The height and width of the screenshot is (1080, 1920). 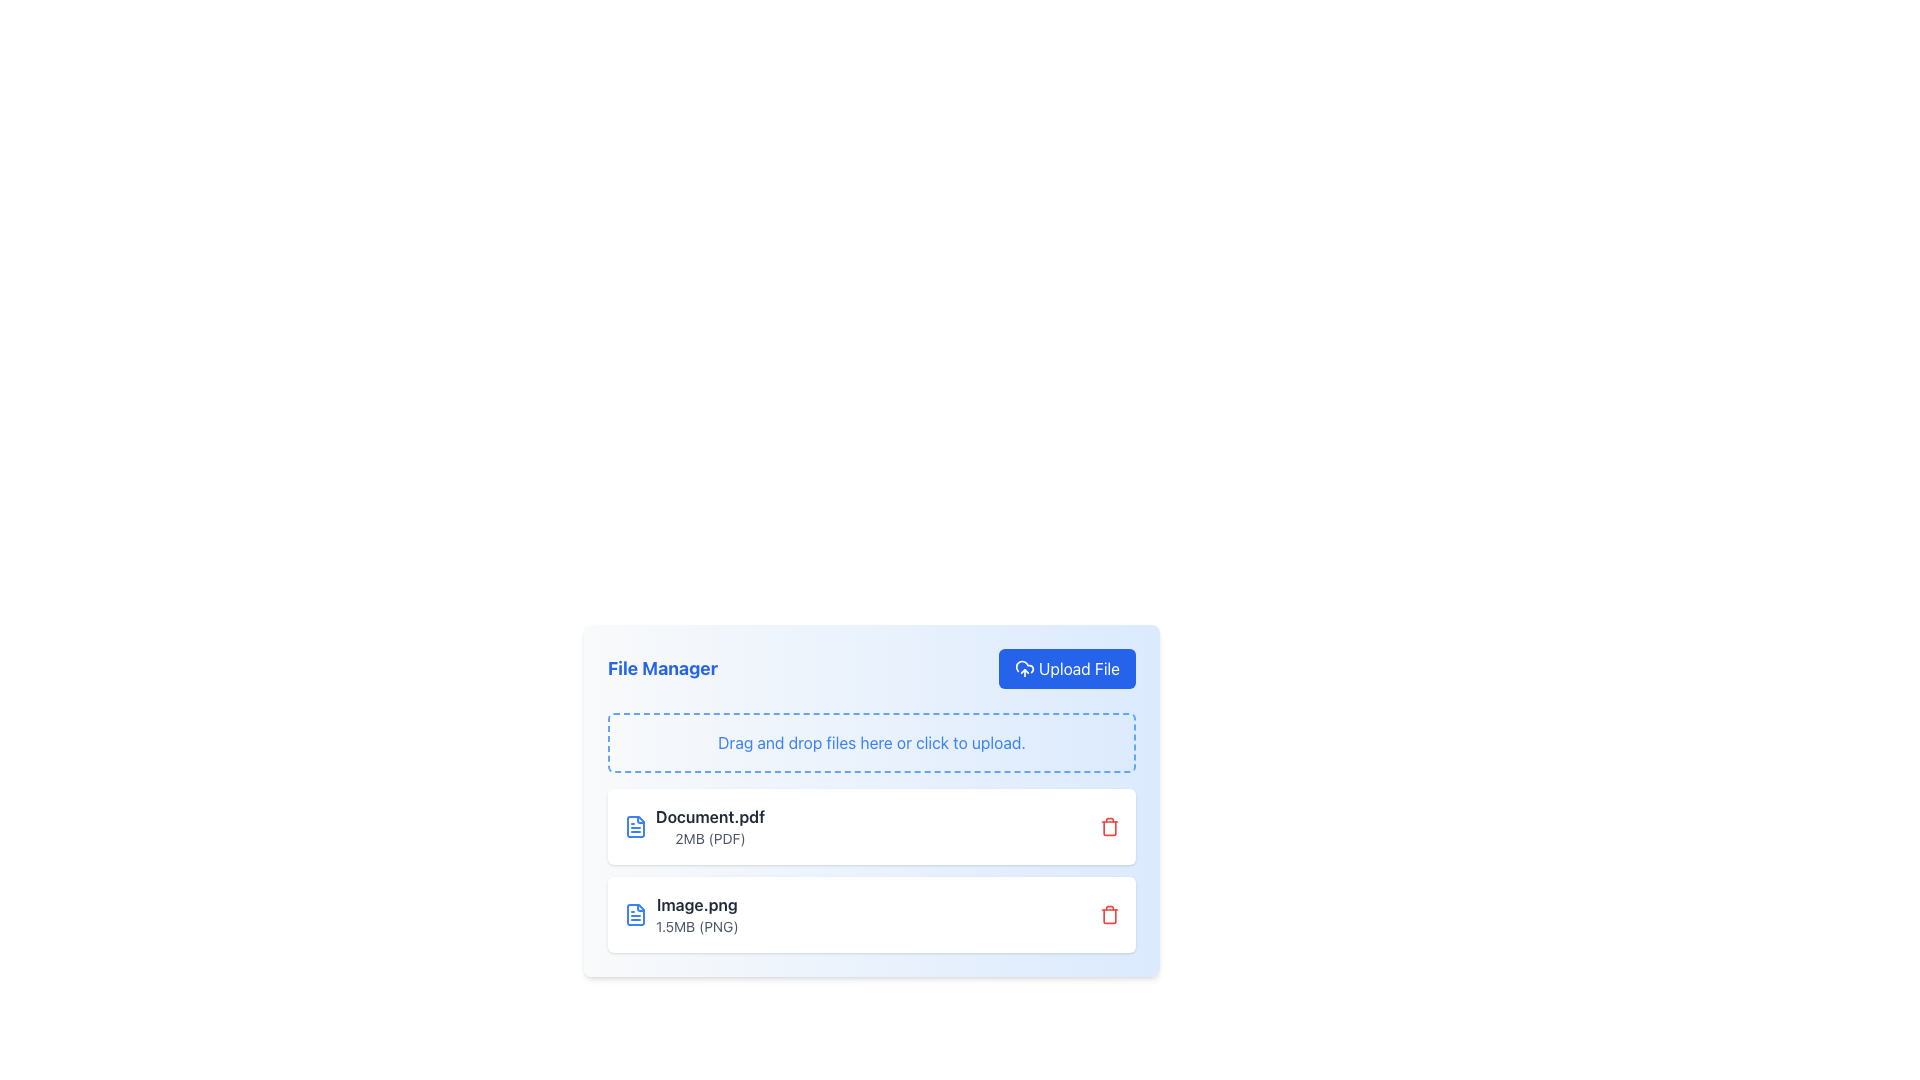 I want to click on the first file entry card, so click(x=872, y=833).